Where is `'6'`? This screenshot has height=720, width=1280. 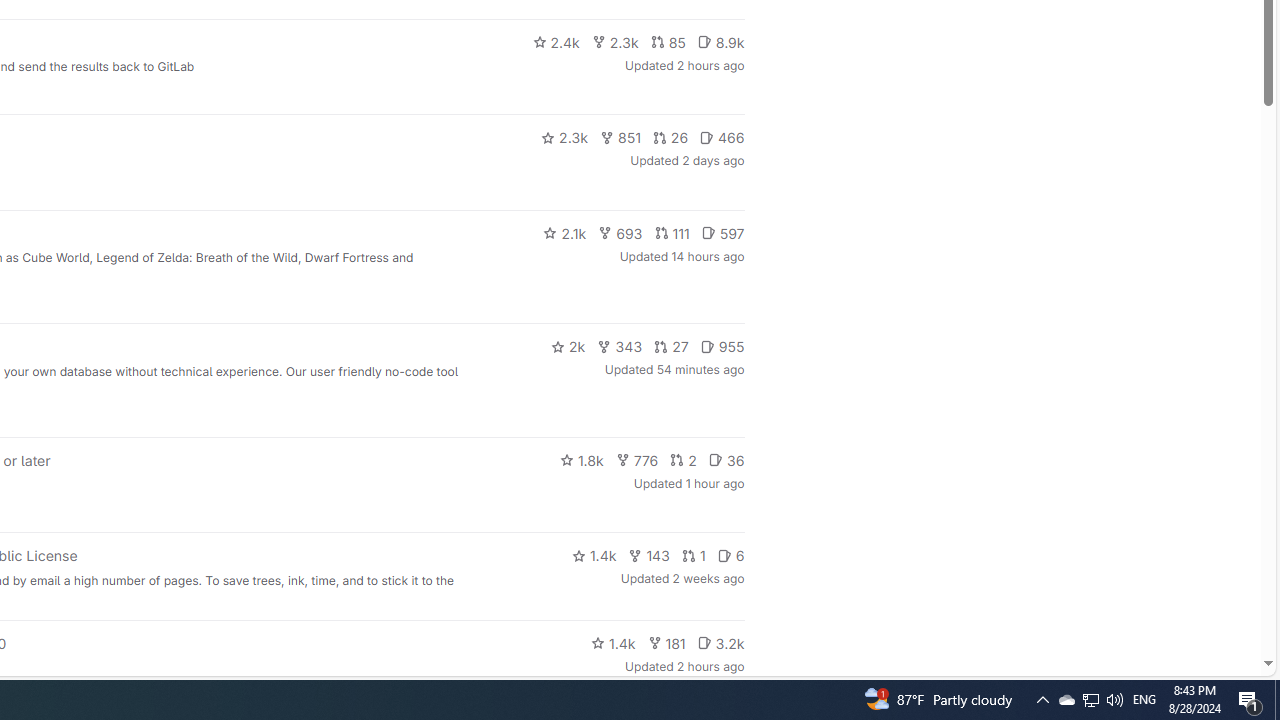 '6' is located at coordinates (729, 556).